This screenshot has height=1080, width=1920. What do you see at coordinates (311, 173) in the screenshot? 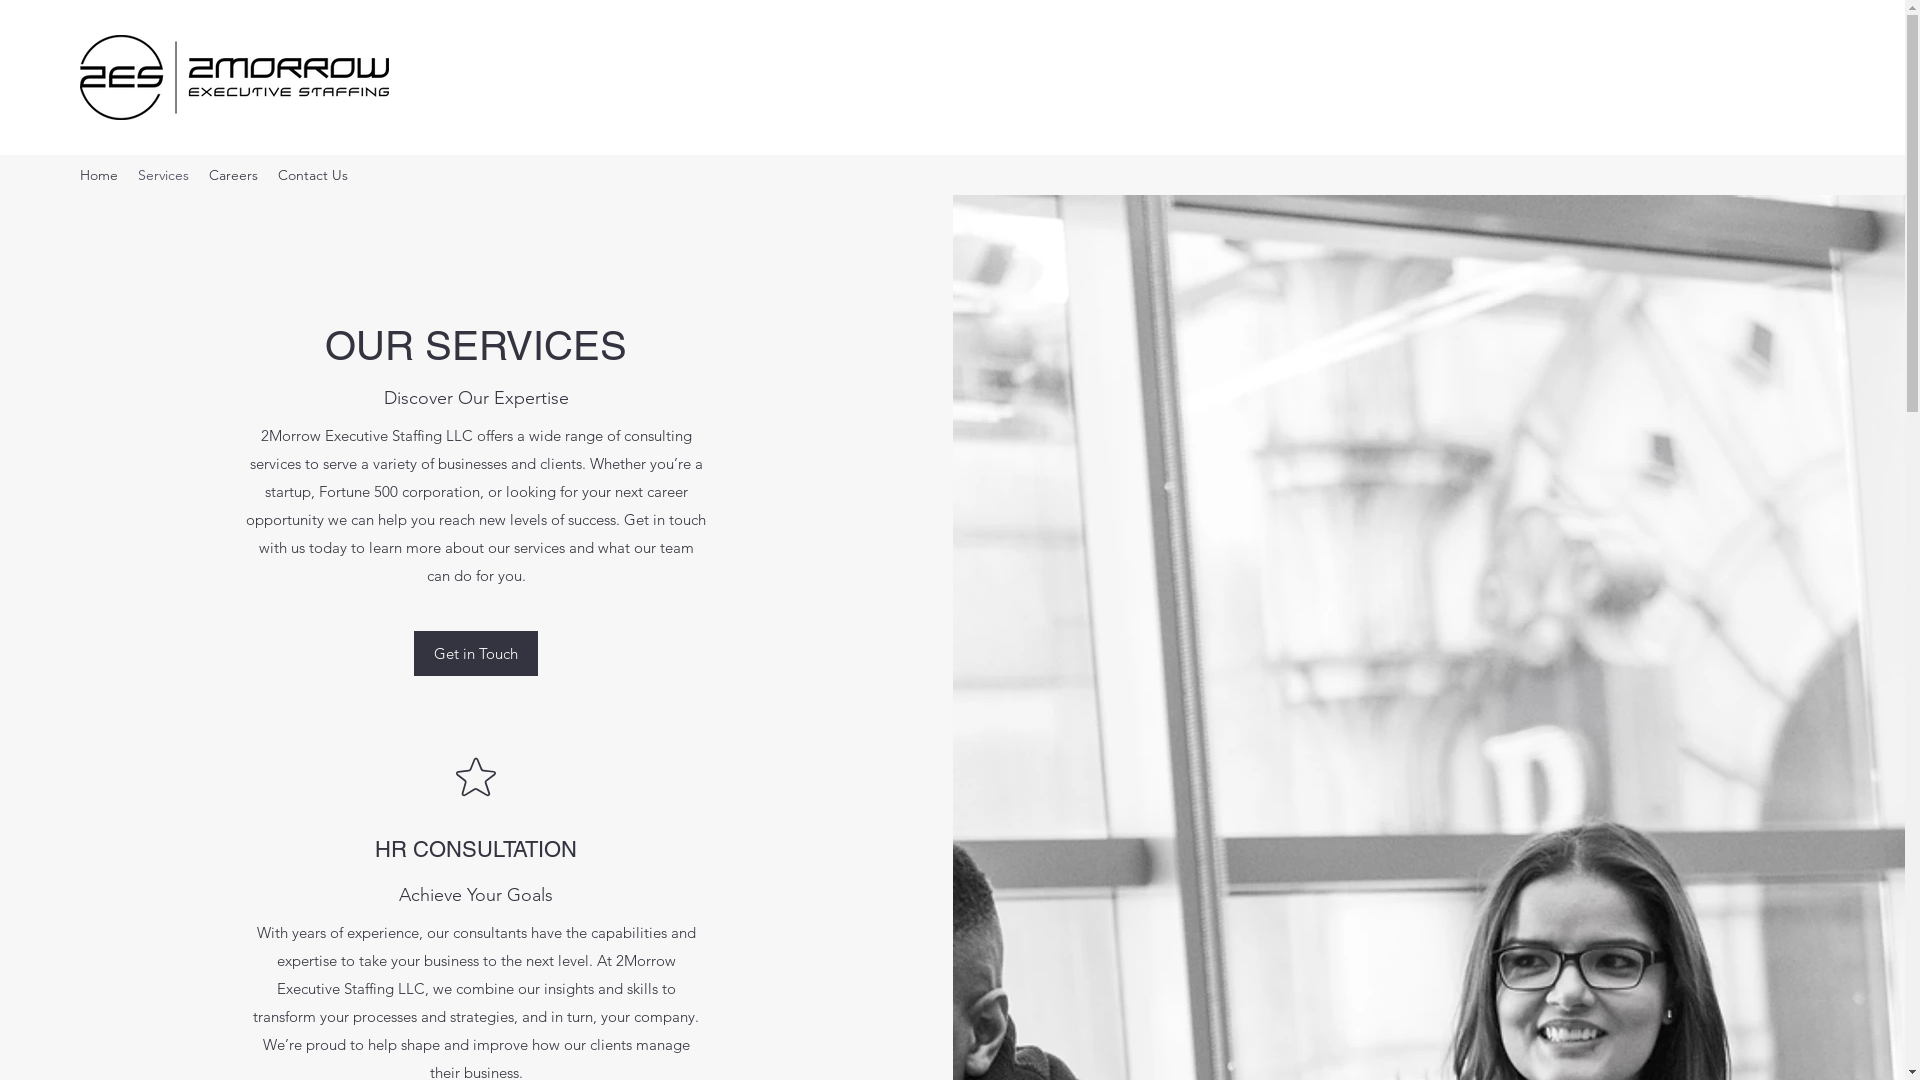
I see `'Contact Us'` at bounding box center [311, 173].